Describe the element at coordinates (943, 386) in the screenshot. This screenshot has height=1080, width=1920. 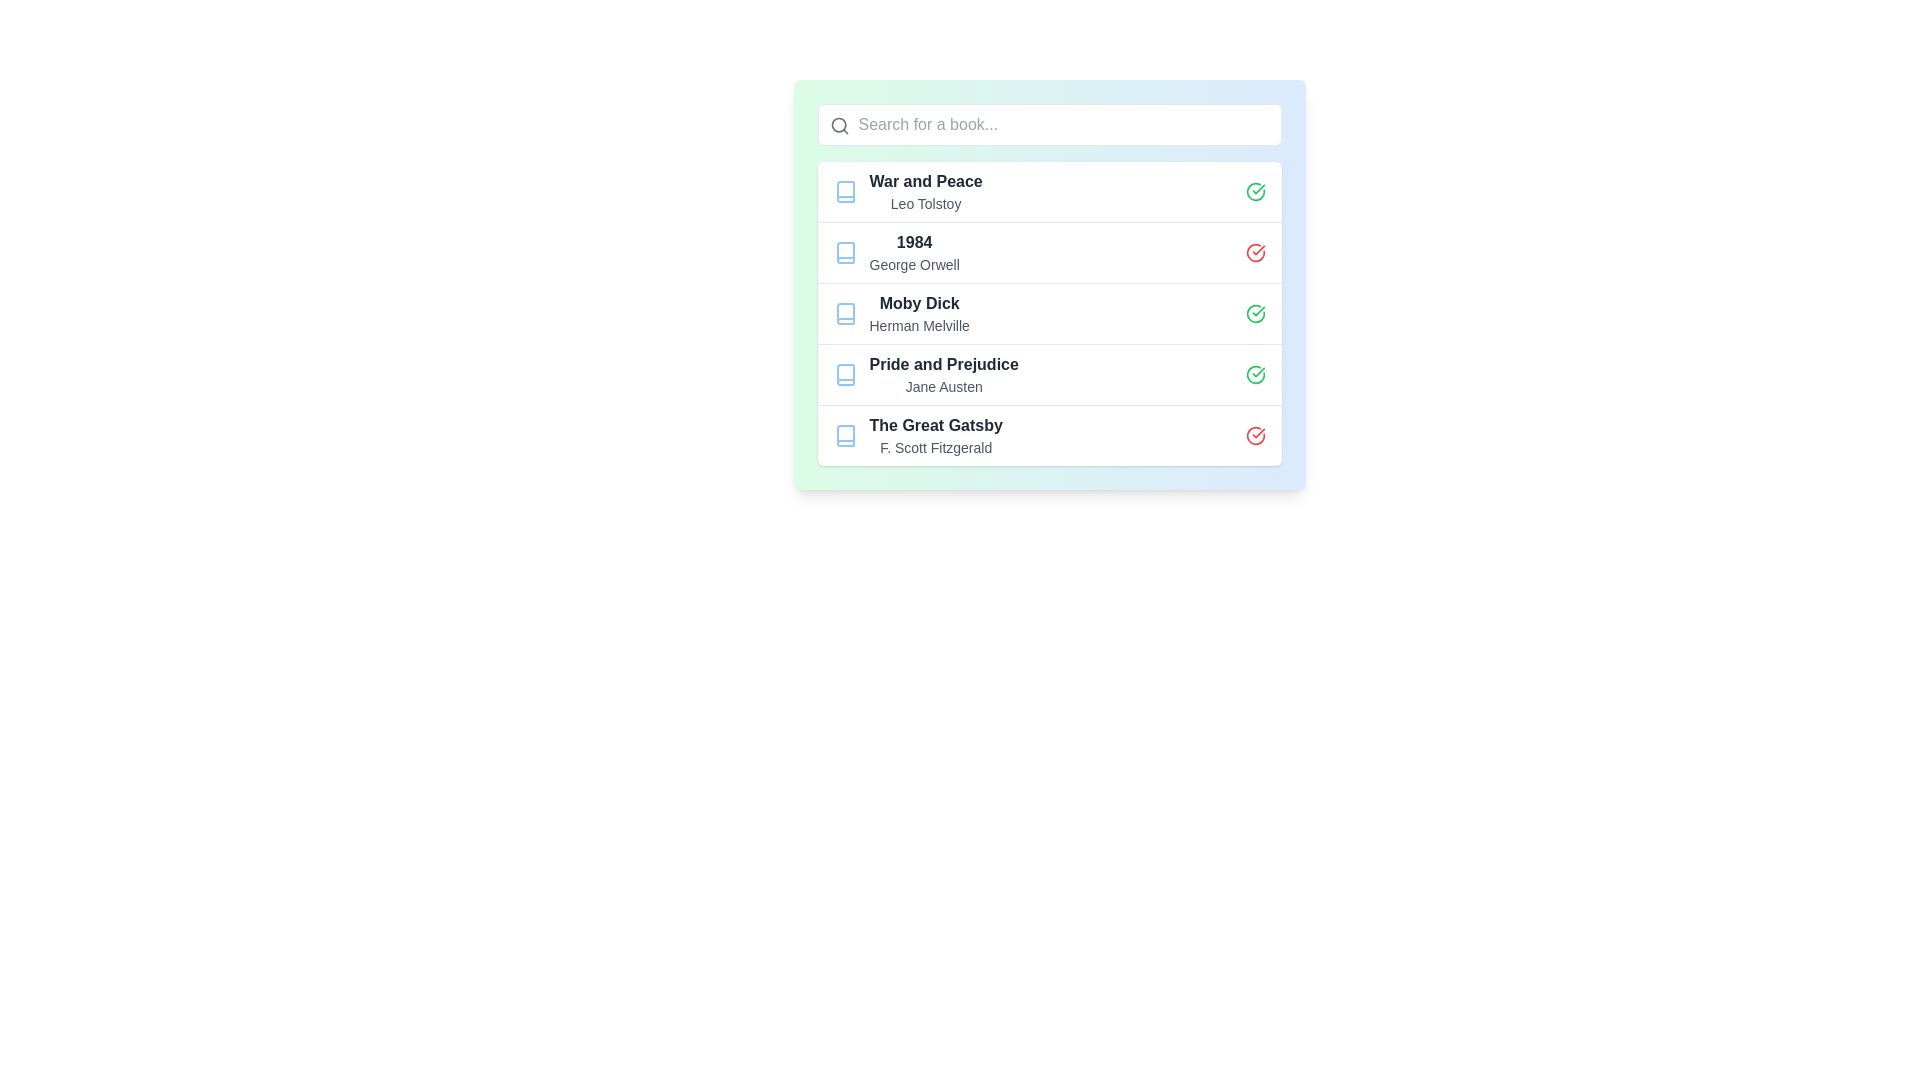
I see `the text element displaying the name 'Jane Austen', which is located below the title 'Pride and Prejudice'` at that location.